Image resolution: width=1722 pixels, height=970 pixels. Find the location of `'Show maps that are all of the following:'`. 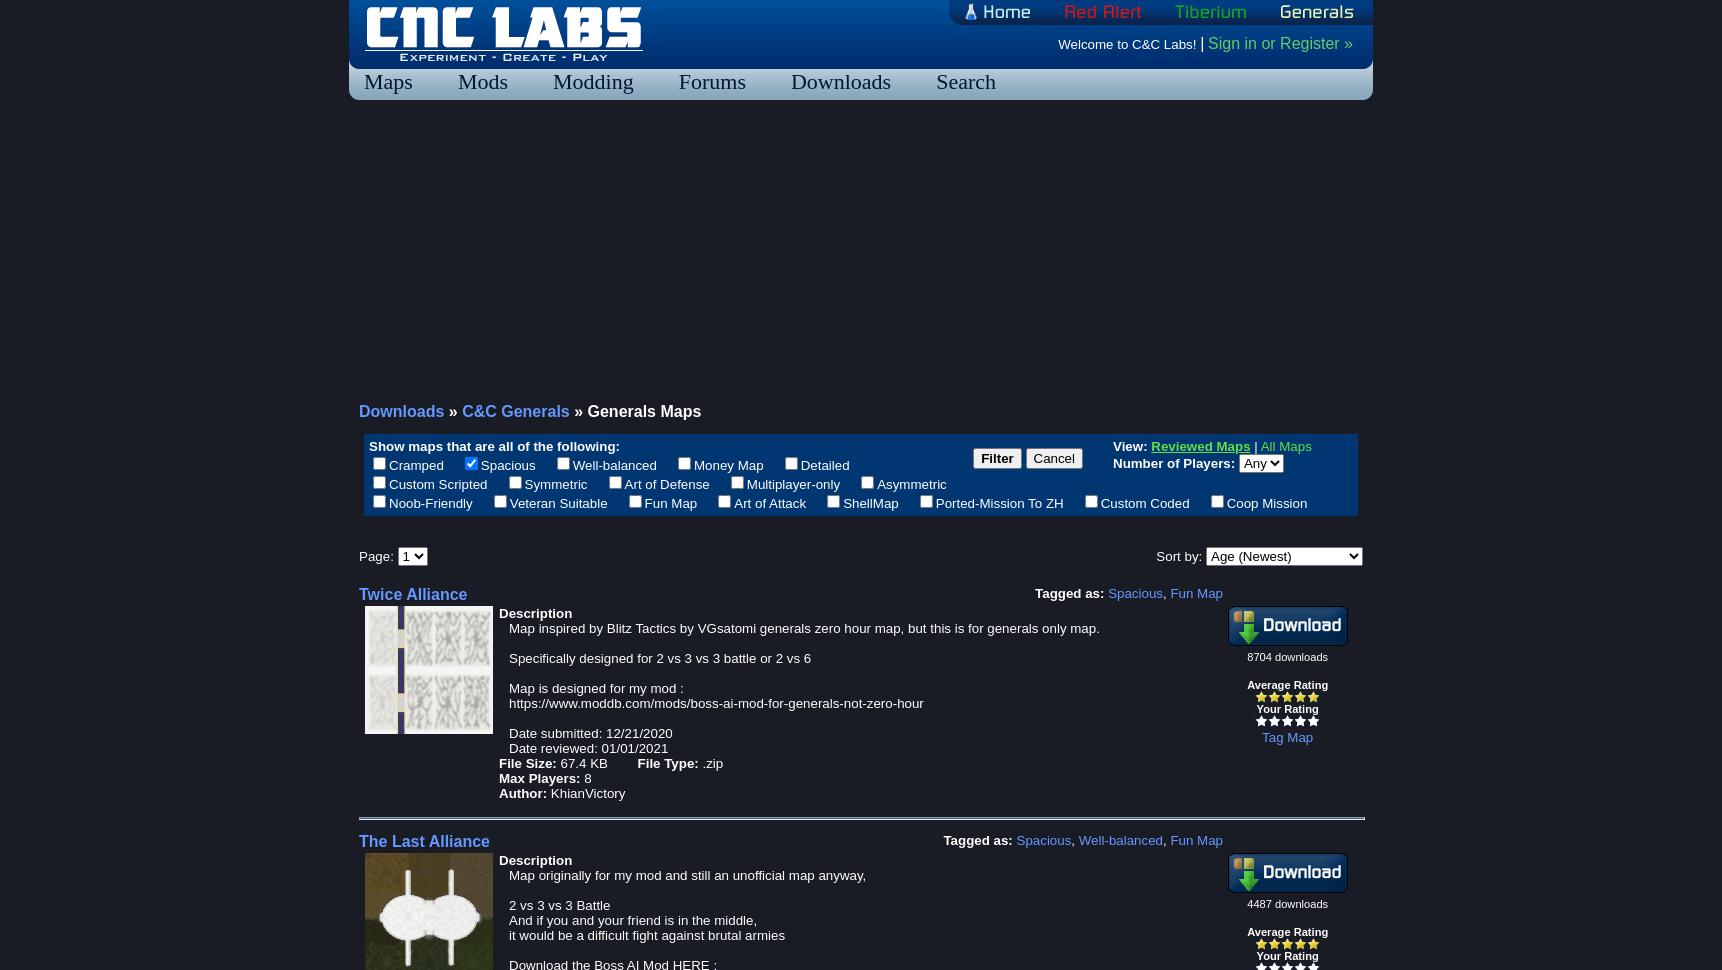

'Show maps that are all of the following:' is located at coordinates (494, 444).